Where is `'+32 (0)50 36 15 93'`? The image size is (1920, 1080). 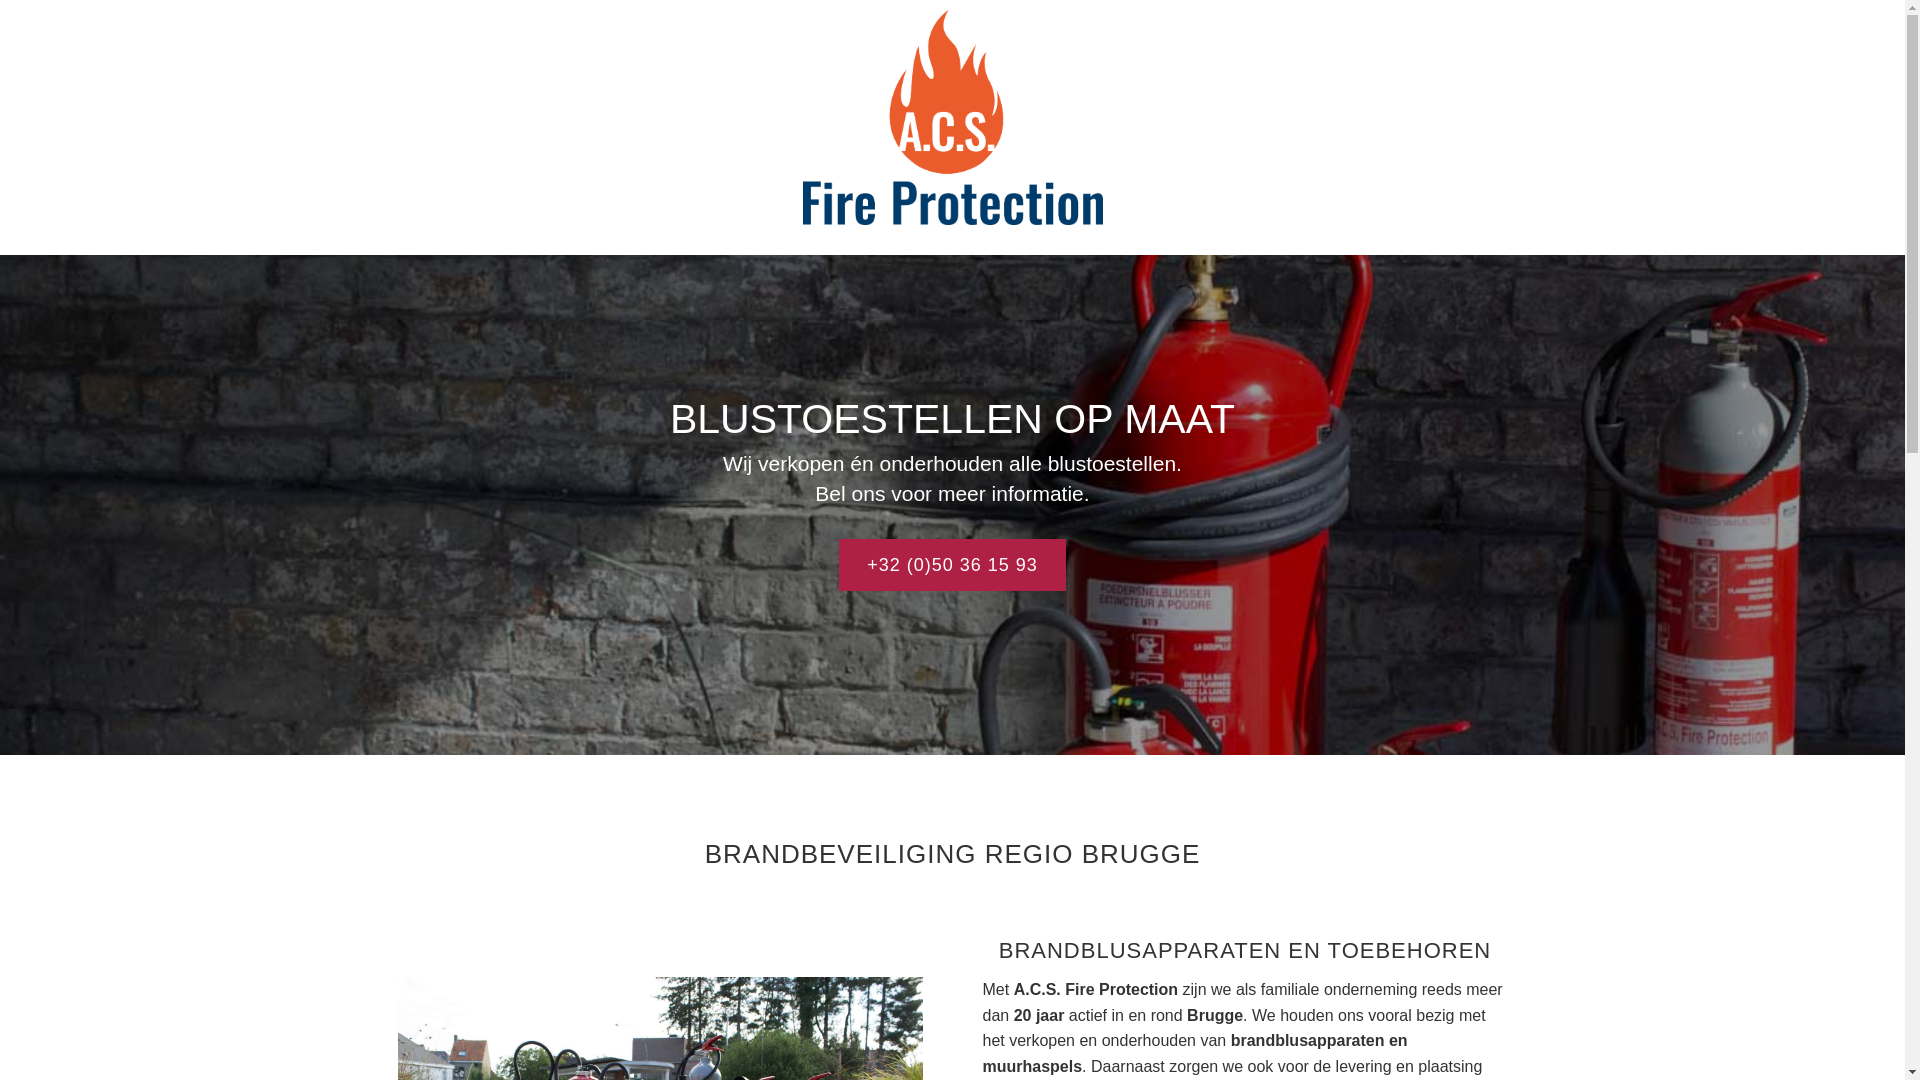
'+32 (0)50 36 15 93' is located at coordinates (951, 564).